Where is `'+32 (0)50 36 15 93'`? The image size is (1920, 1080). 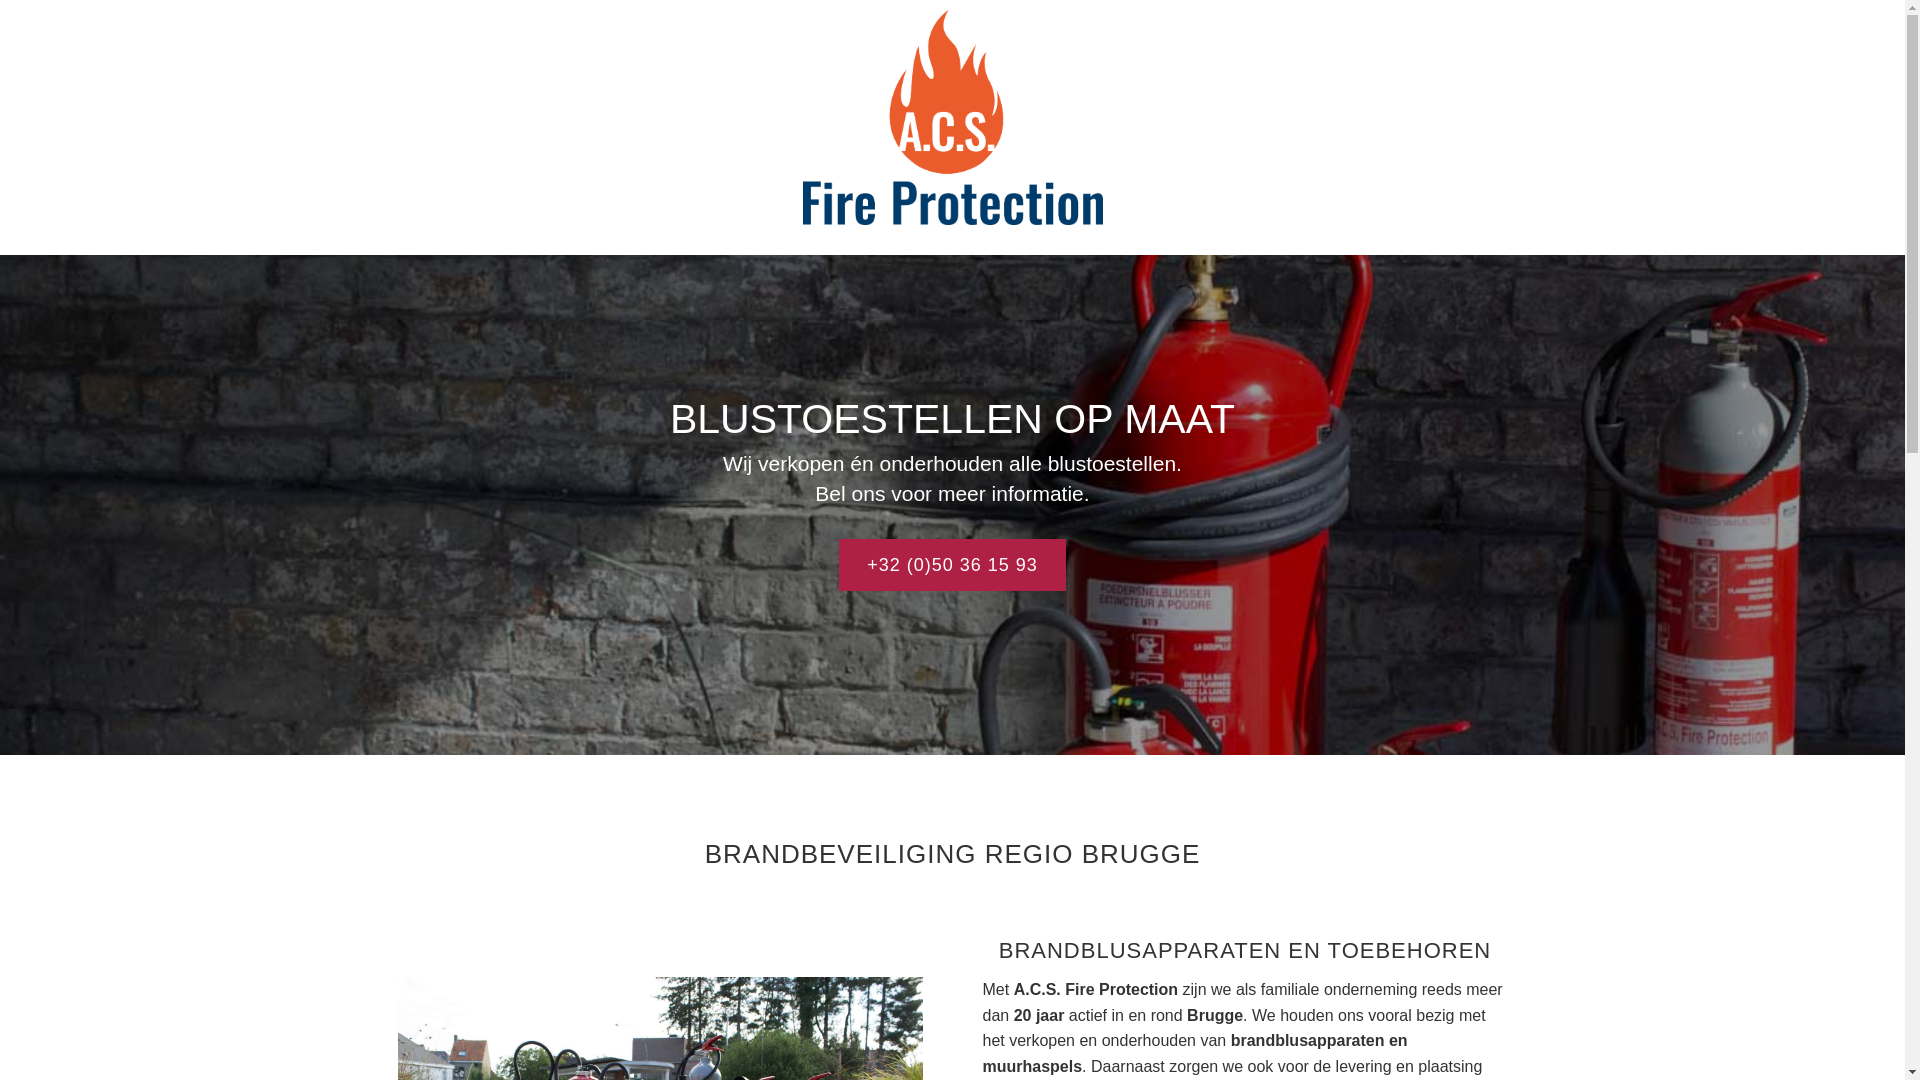
'+32 (0)50 36 15 93' is located at coordinates (951, 564).